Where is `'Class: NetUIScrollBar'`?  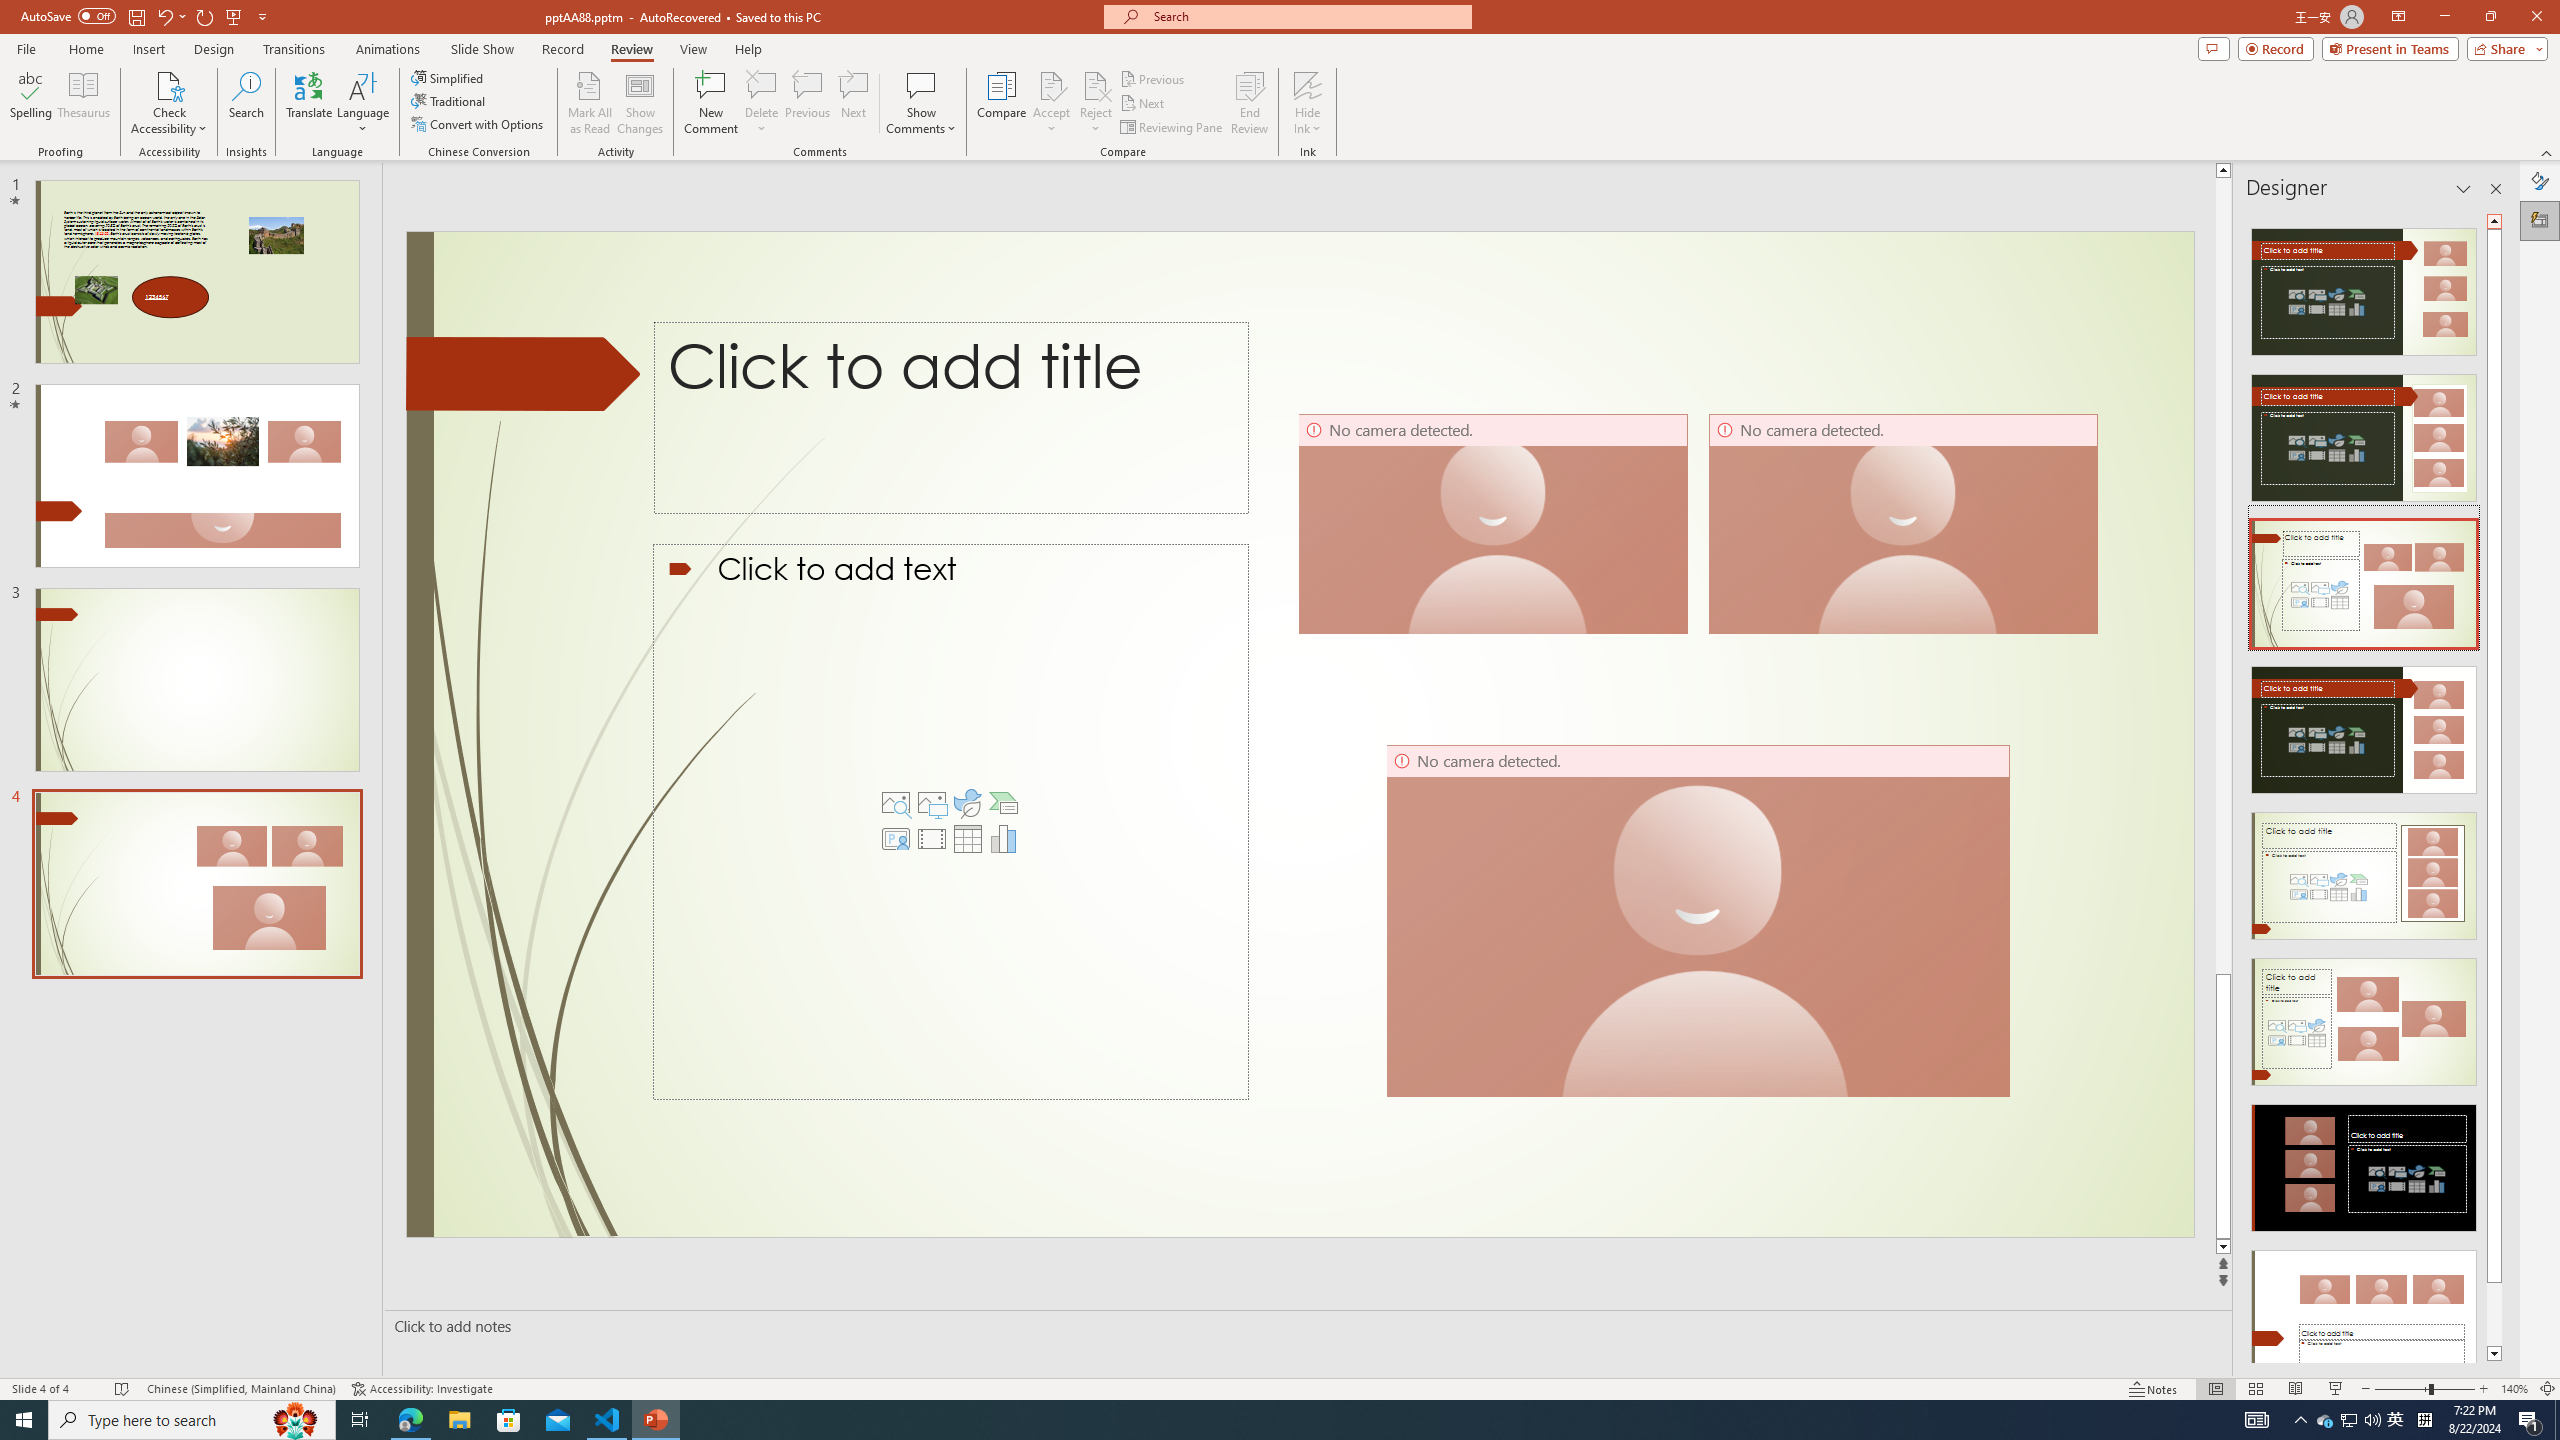
'Class: NetUIScrollBar' is located at coordinates (2494, 786).